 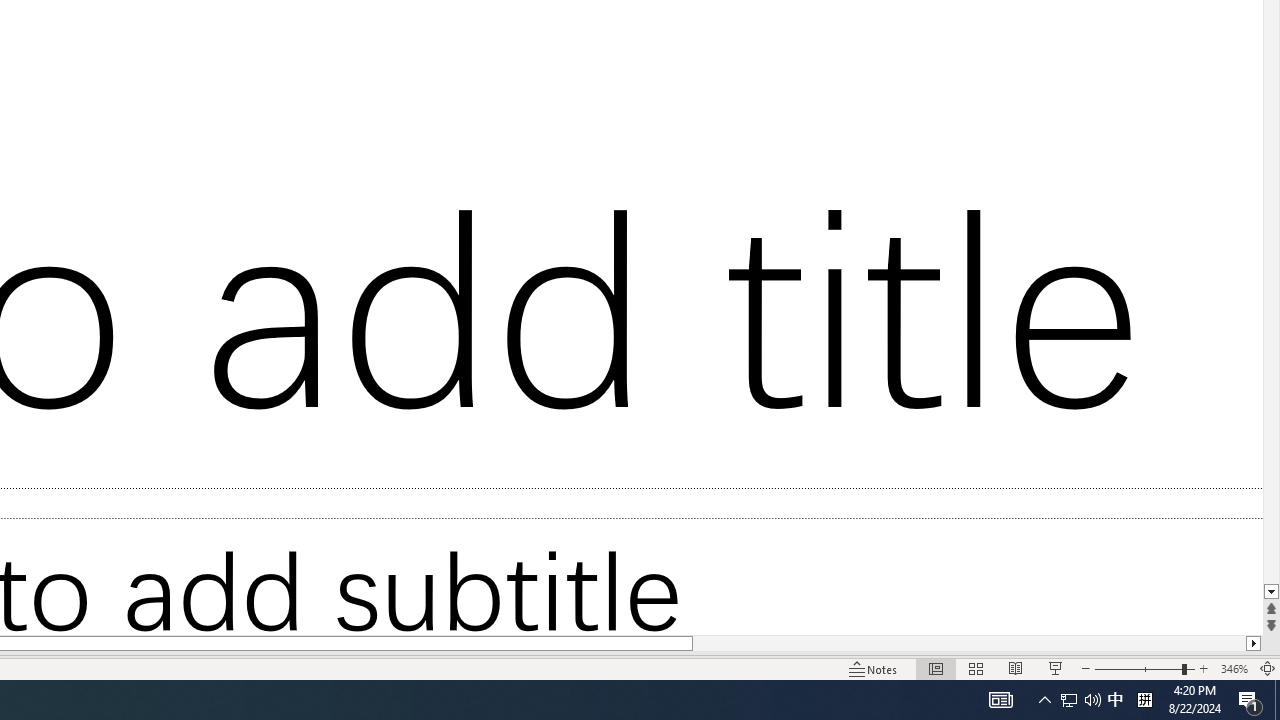 I want to click on 'Zoom In', so click(x=1203, y=669).